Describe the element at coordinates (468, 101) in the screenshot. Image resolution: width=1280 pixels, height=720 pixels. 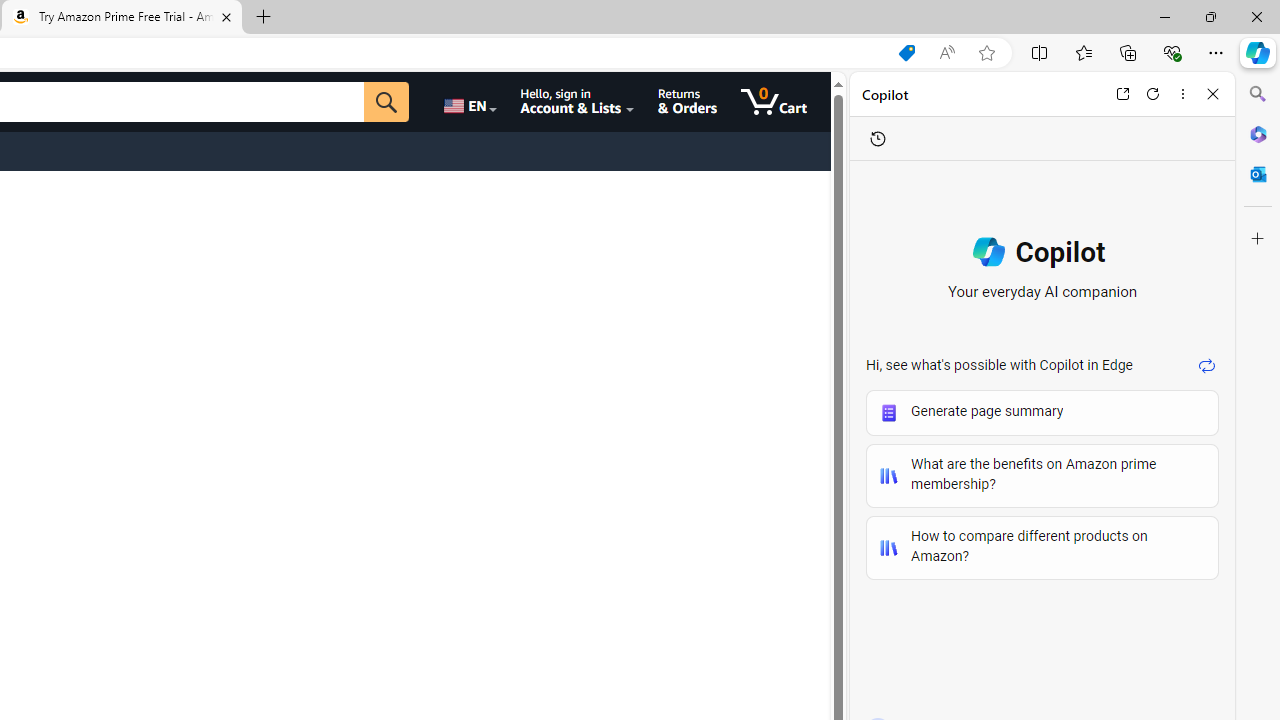
I see `'Choose a language for shopping.'` at that location.